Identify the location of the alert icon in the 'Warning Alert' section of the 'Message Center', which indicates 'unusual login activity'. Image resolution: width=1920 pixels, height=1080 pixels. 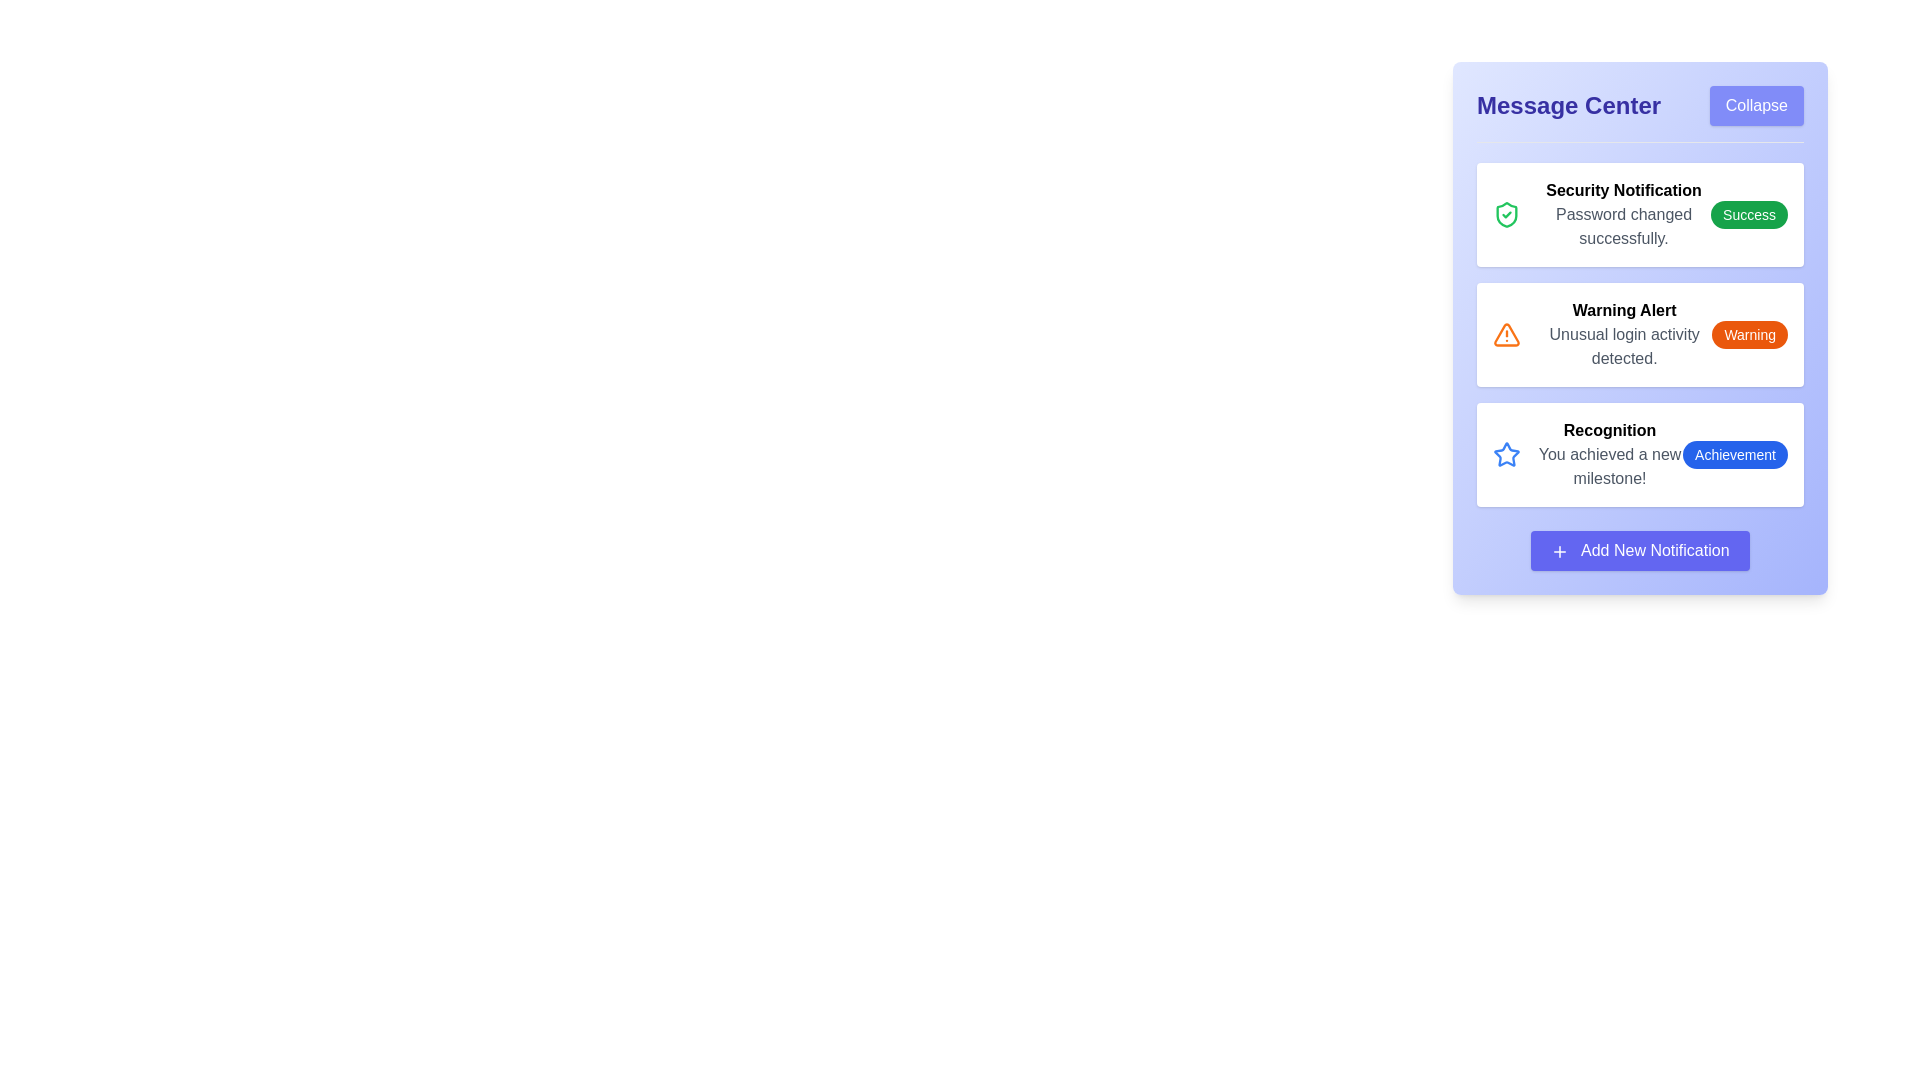
(1507, 334).